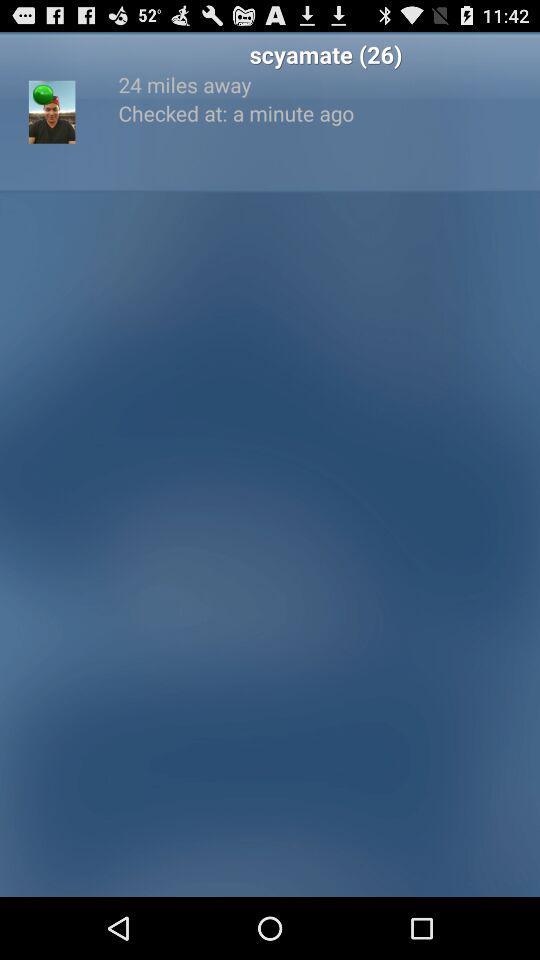 The height and width of the screenshot is (960, 540). I want to click on the icon above the checked at a icon, so click(325, 84).